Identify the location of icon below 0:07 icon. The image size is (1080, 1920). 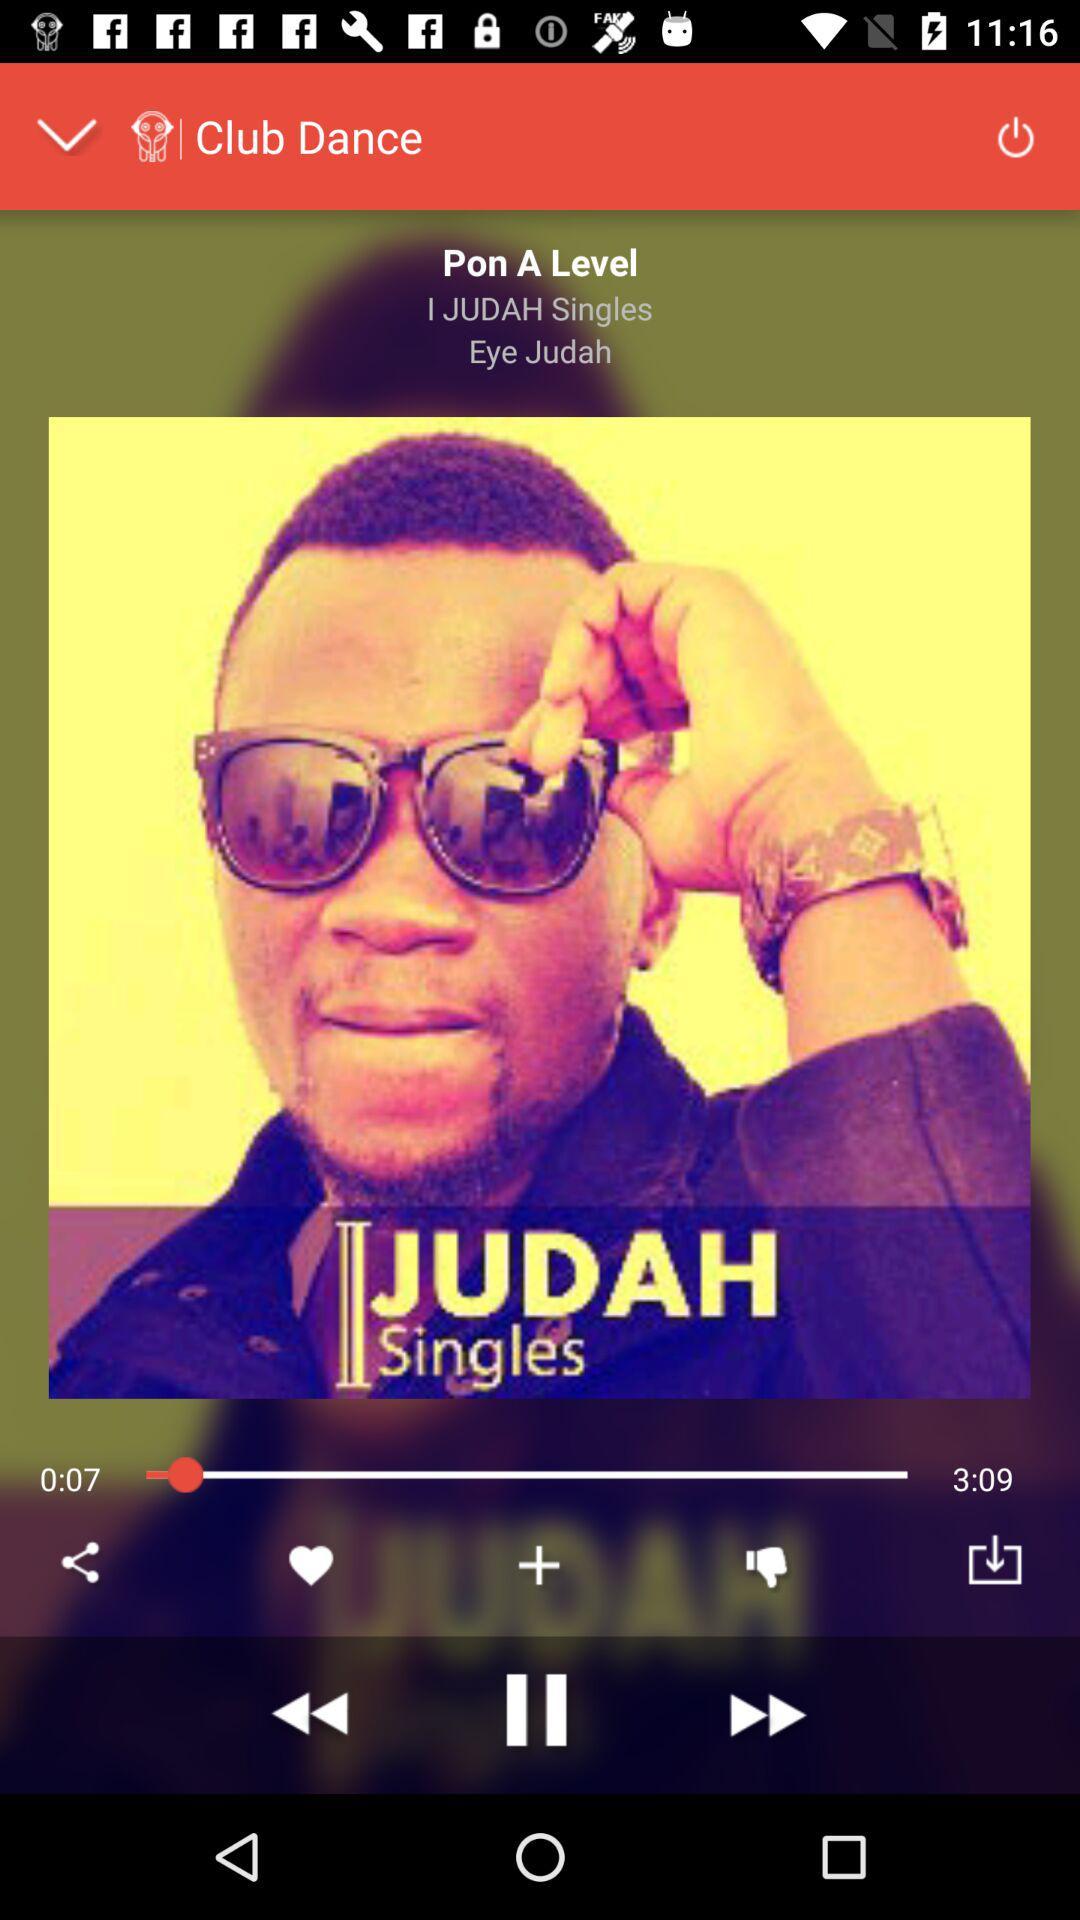
(83, 1564).